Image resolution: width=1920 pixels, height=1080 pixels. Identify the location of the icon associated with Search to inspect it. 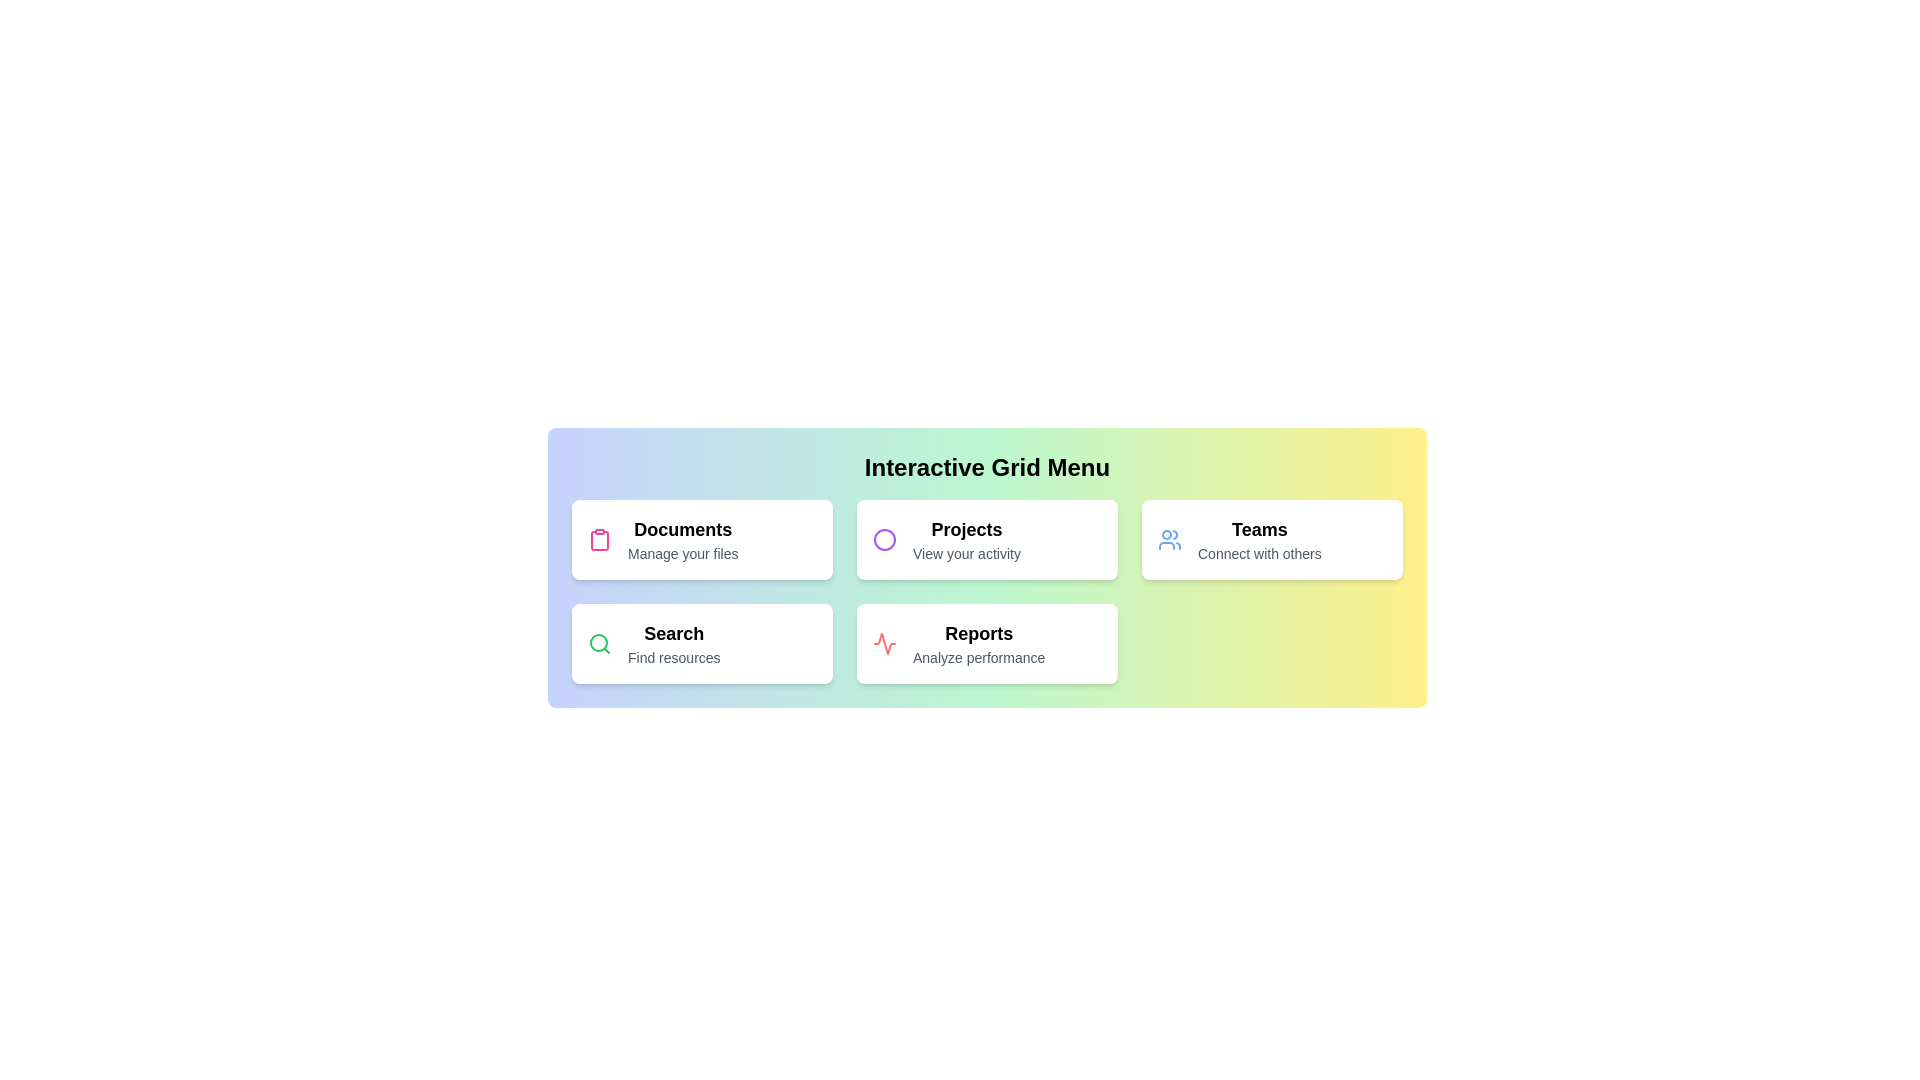
(599, 644).